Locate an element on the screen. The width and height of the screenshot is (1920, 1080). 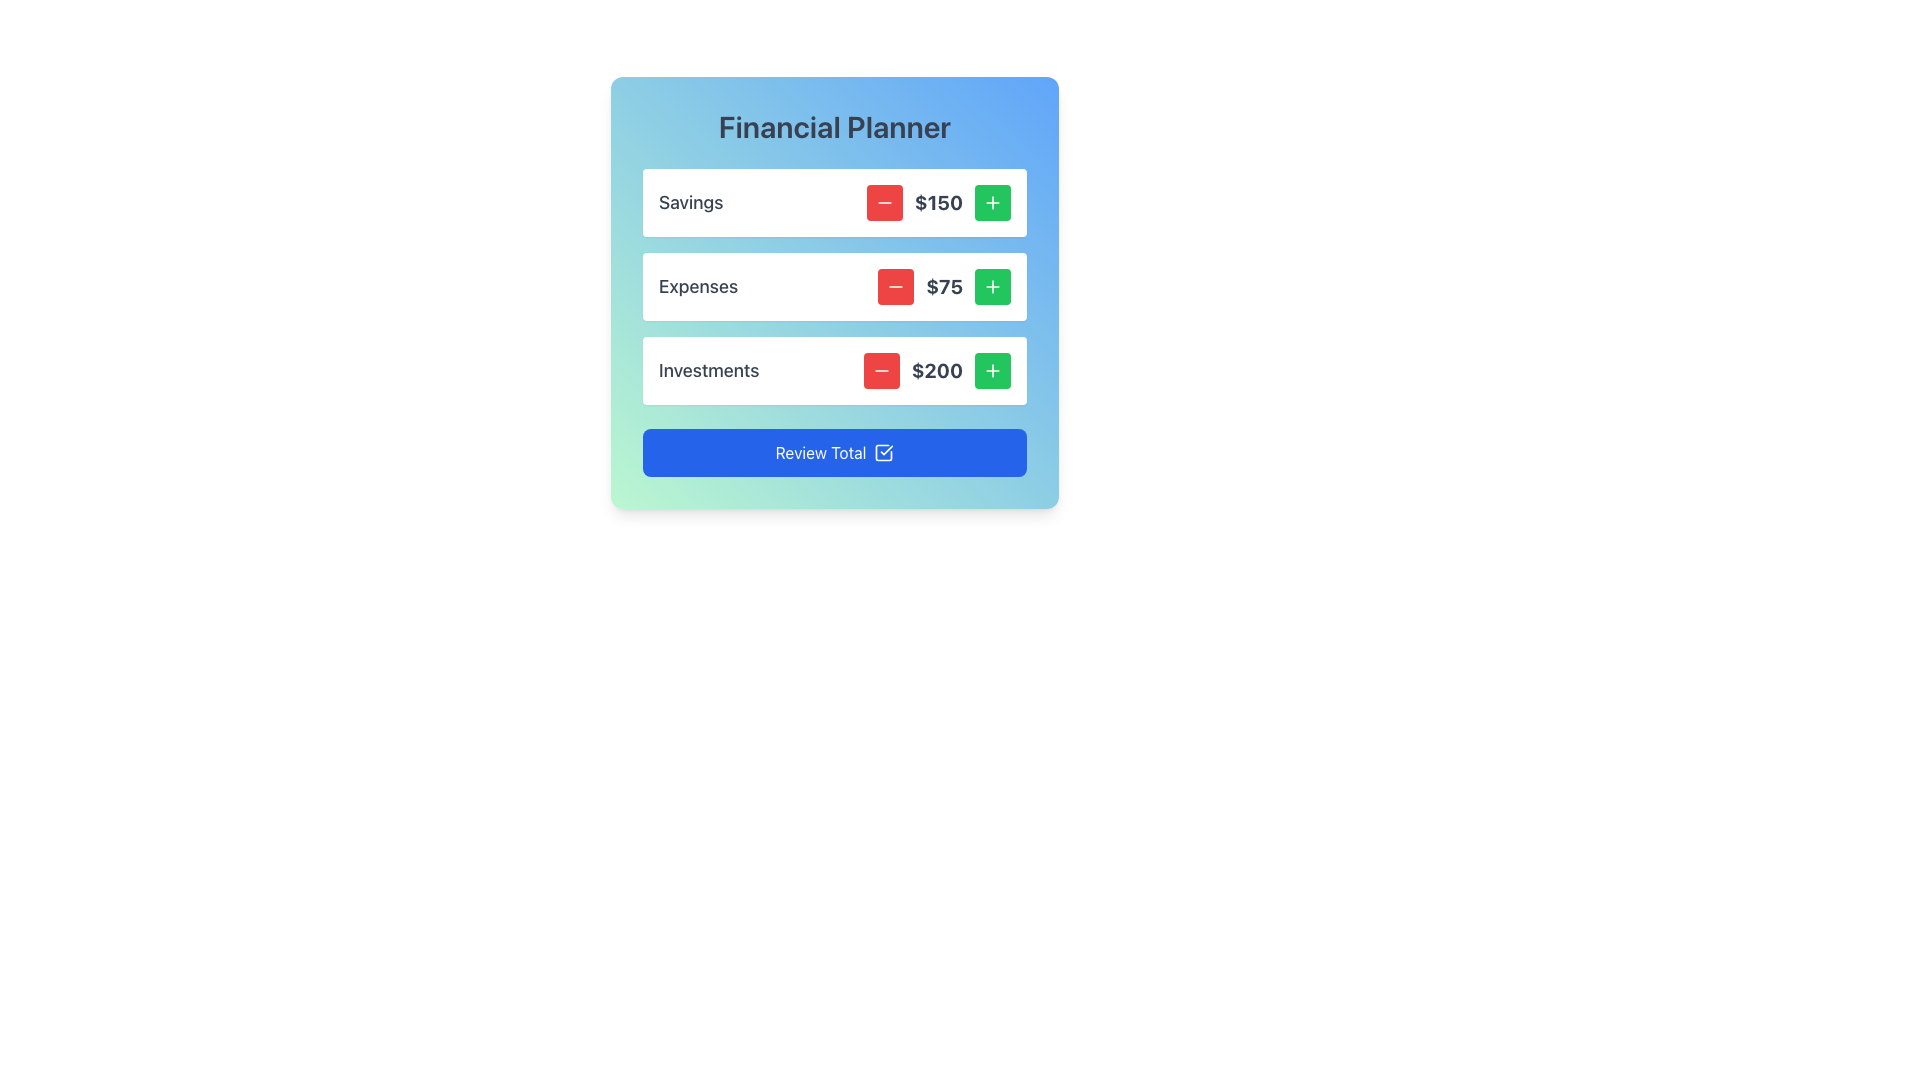
the square-shaped icon with a check mark, which is located to the left of the right border of the blue 'Review Total' button at the bottom of the interface is located at coordinates (883, 452).